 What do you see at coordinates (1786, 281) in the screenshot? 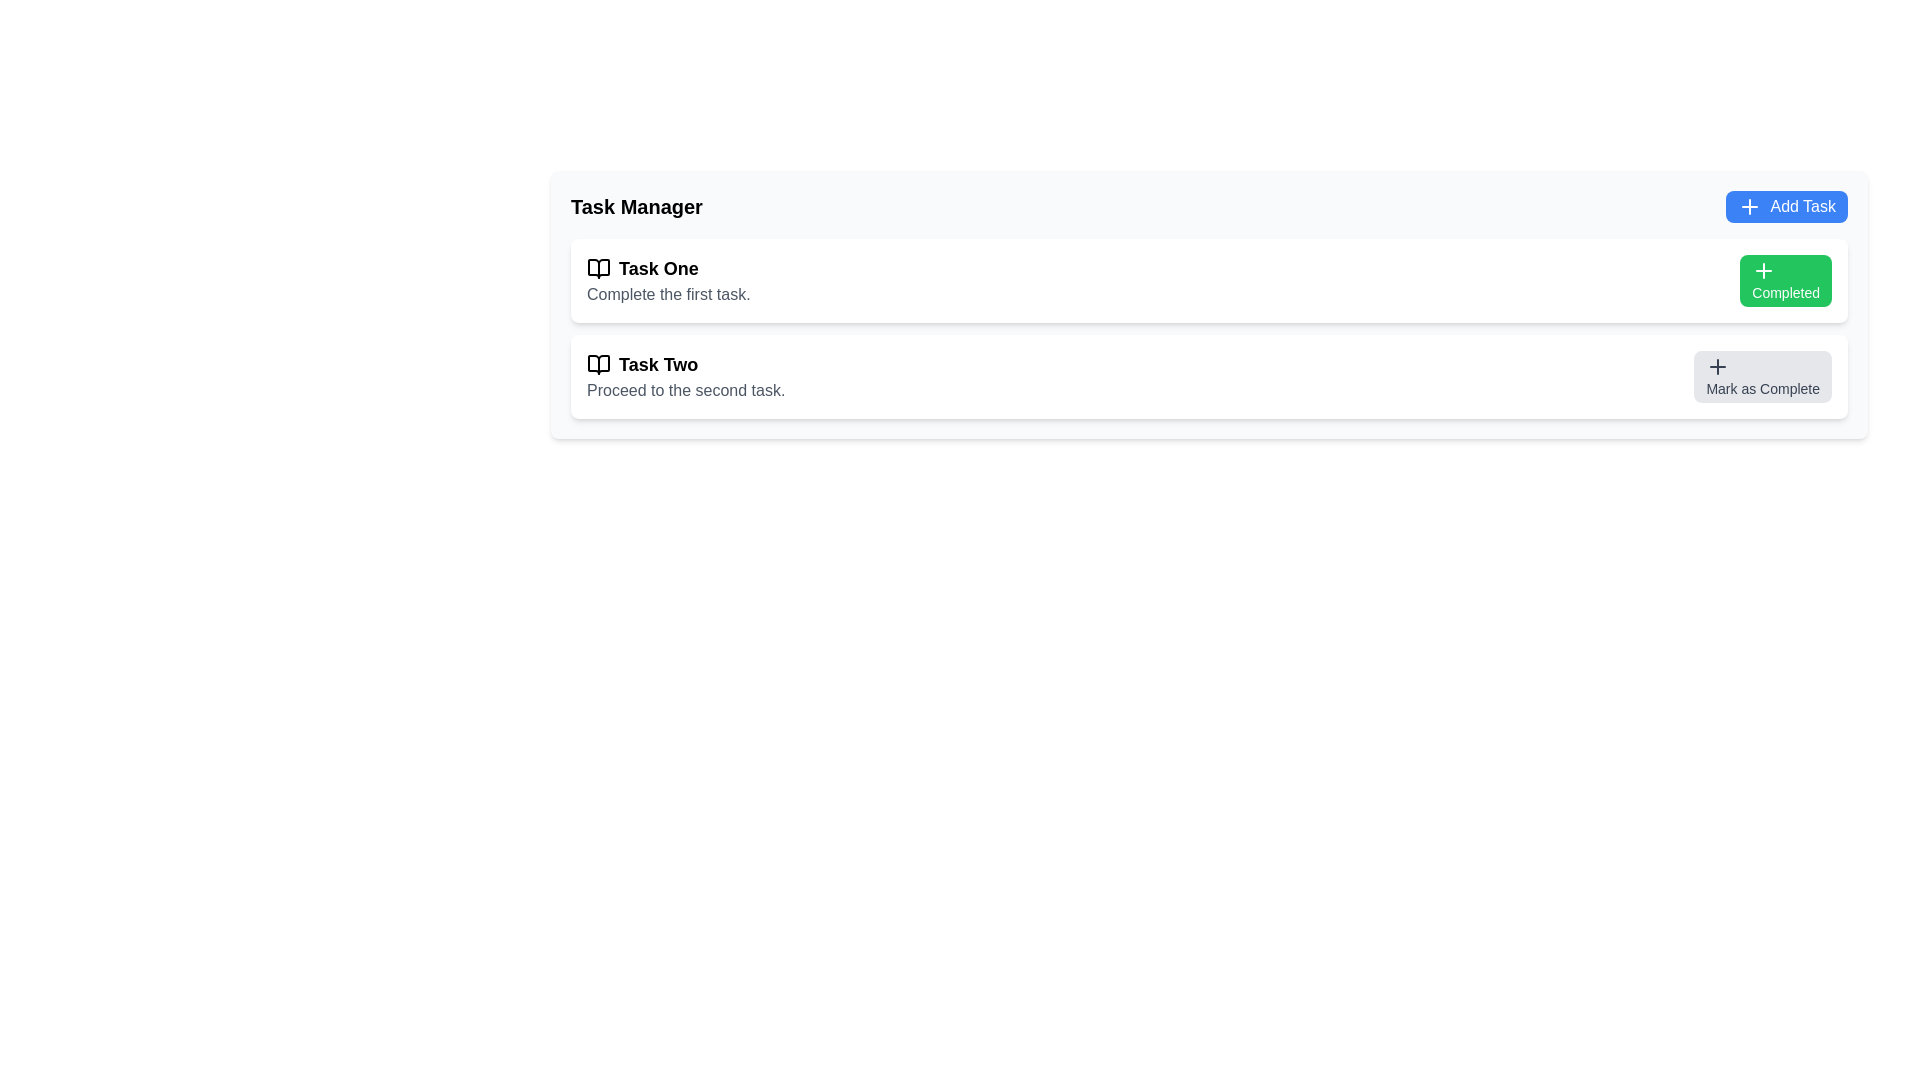
I see `the green rectangular button labeled 'Completed' with a plus sign icon, located on the rightmost side of the first task row associated with 'Task One'` at bounding box center [1786, 281].